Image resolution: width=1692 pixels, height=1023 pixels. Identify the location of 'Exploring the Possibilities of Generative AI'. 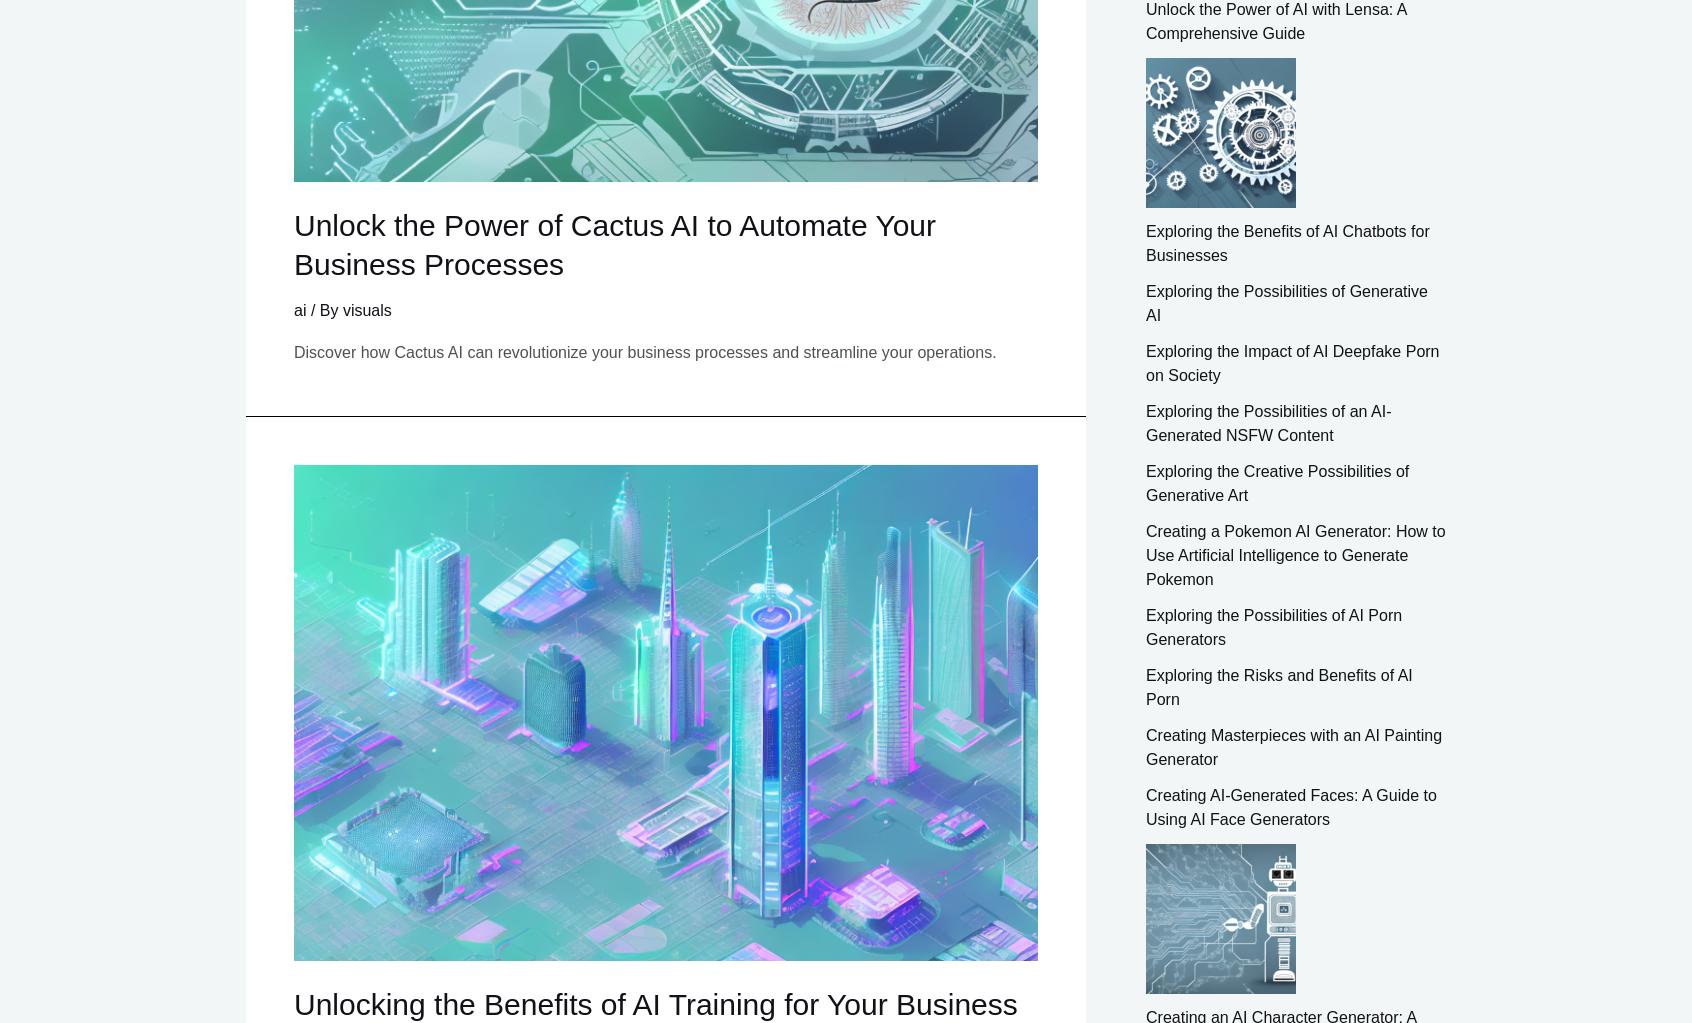
(1285, 301).